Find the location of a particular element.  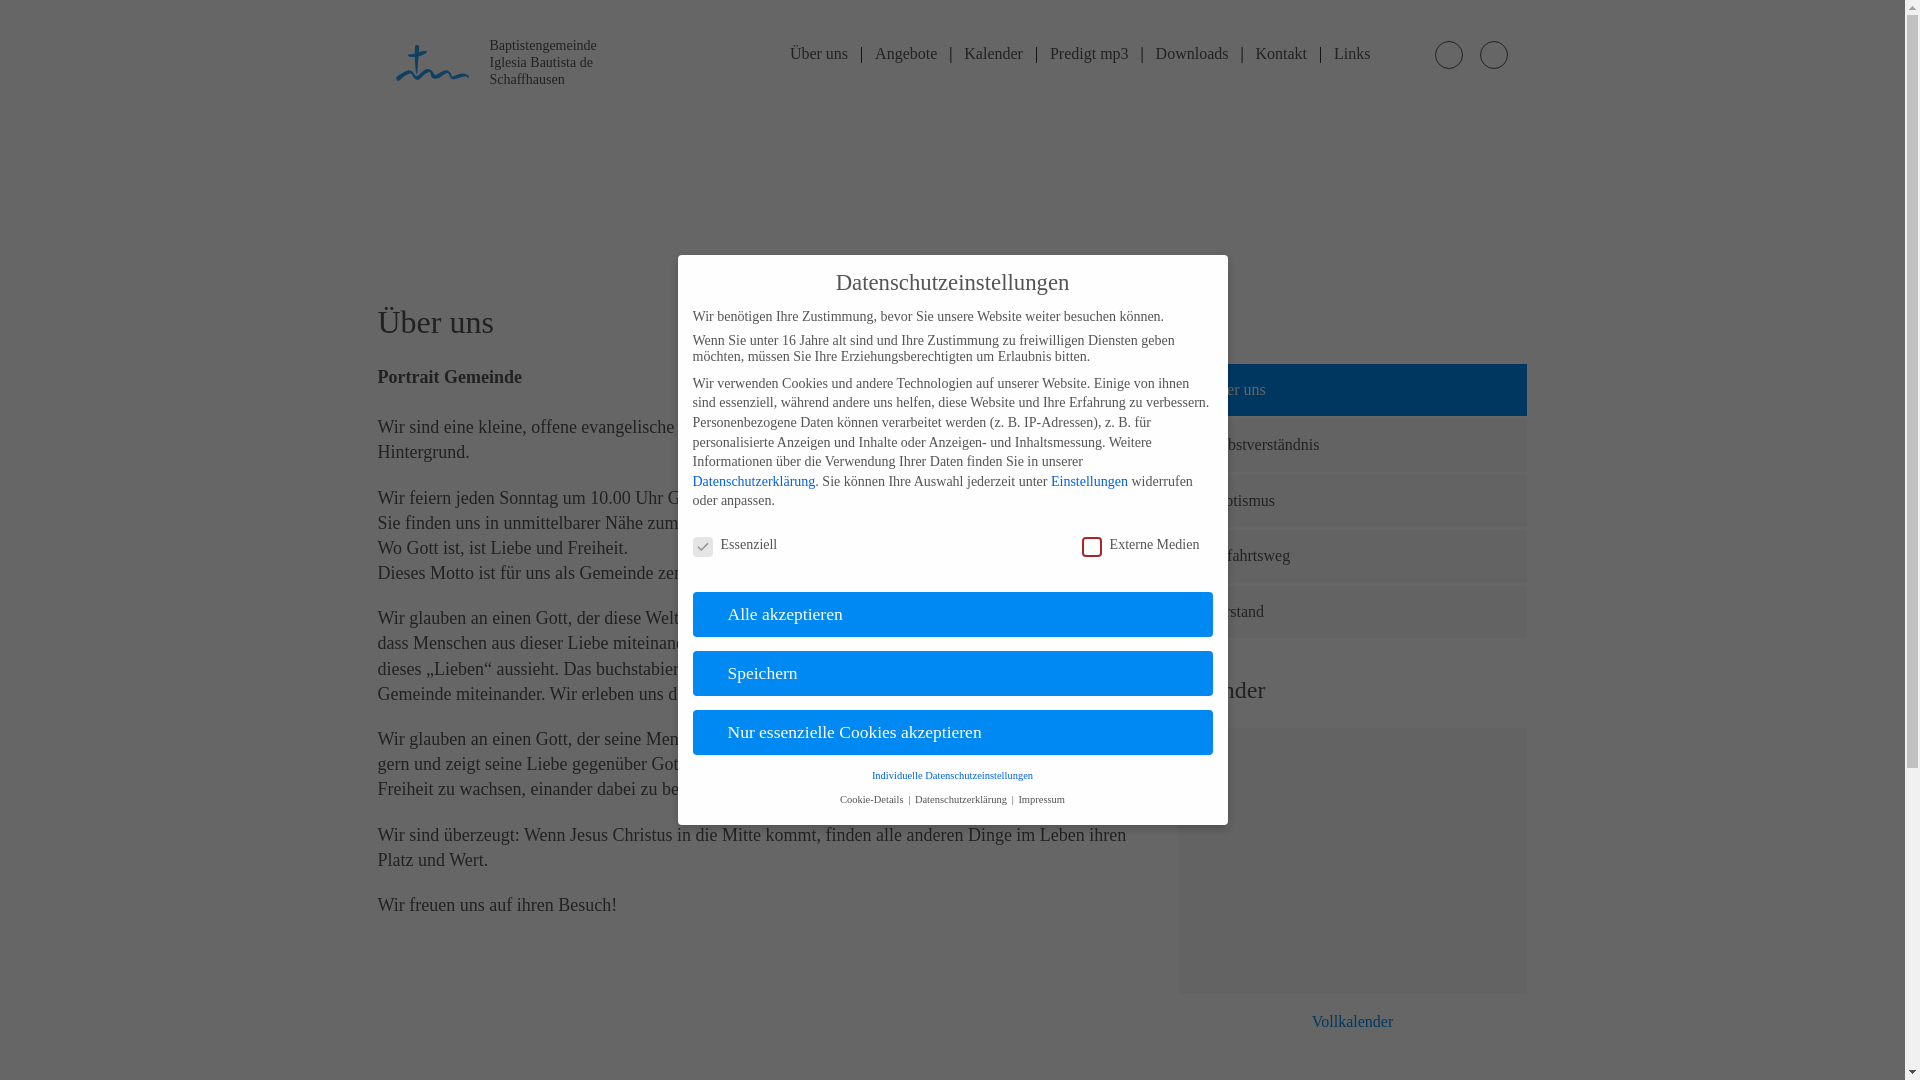

'Impressum' is located at coordinates (1040, 798).